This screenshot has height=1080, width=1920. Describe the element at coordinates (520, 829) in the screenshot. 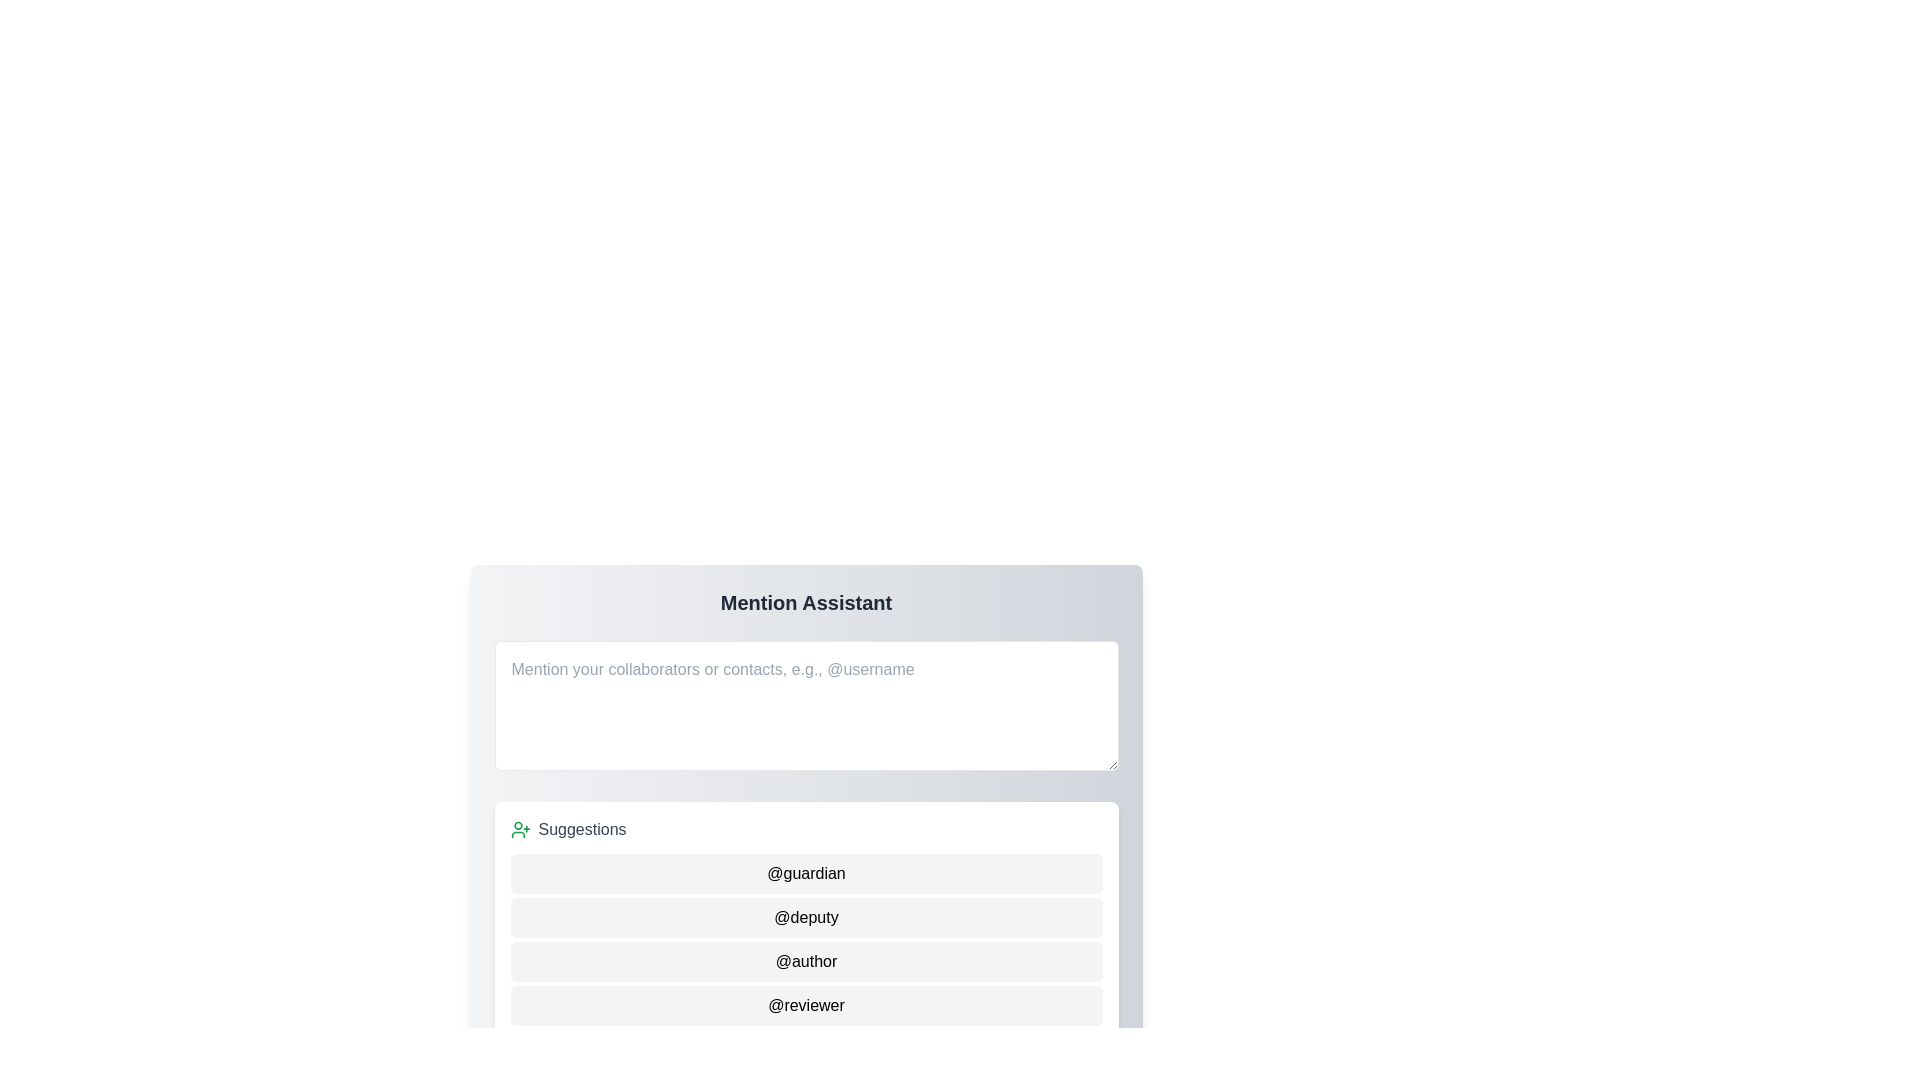

I see `the icon resembling a person with a plus sign, styled in green, located at the start of the 'Suggestions' heading in the upper-left section of the suggestion panel` at that location.